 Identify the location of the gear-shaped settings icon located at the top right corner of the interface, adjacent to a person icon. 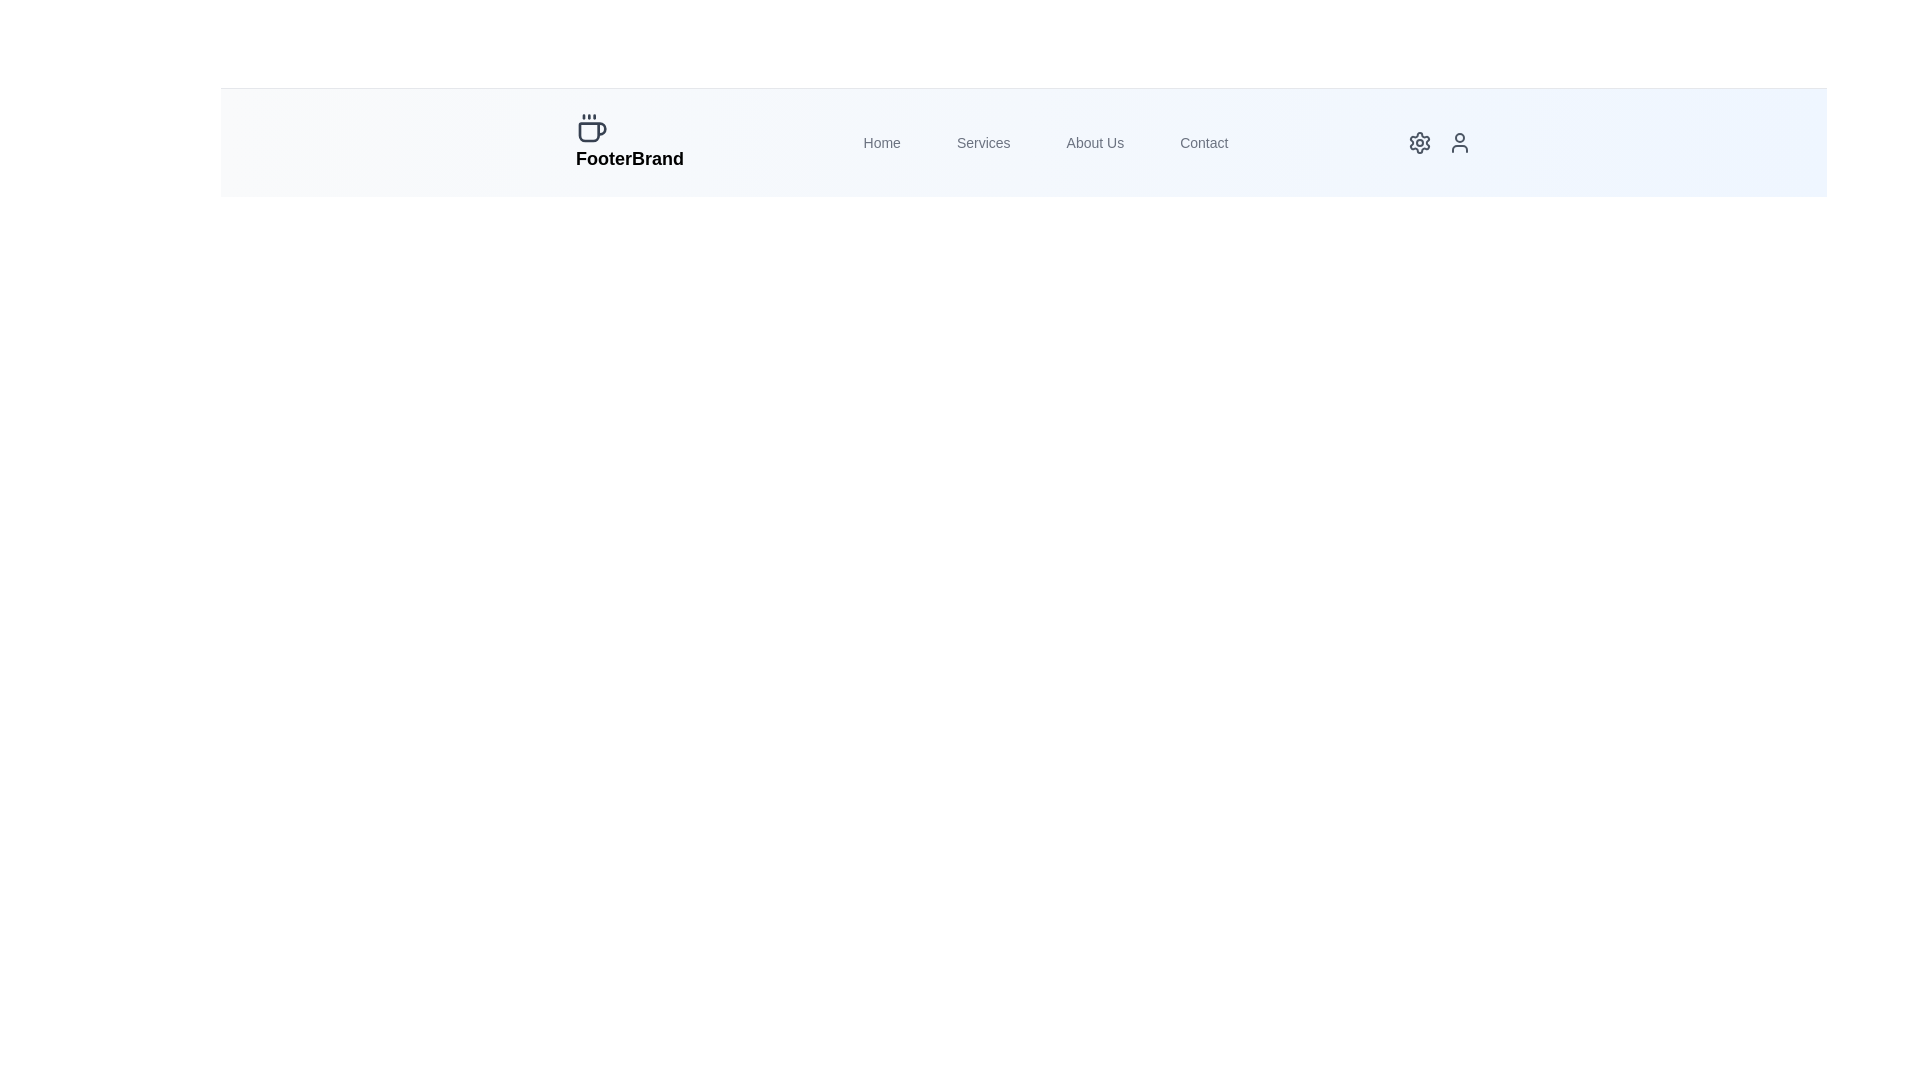
(1418, 141).